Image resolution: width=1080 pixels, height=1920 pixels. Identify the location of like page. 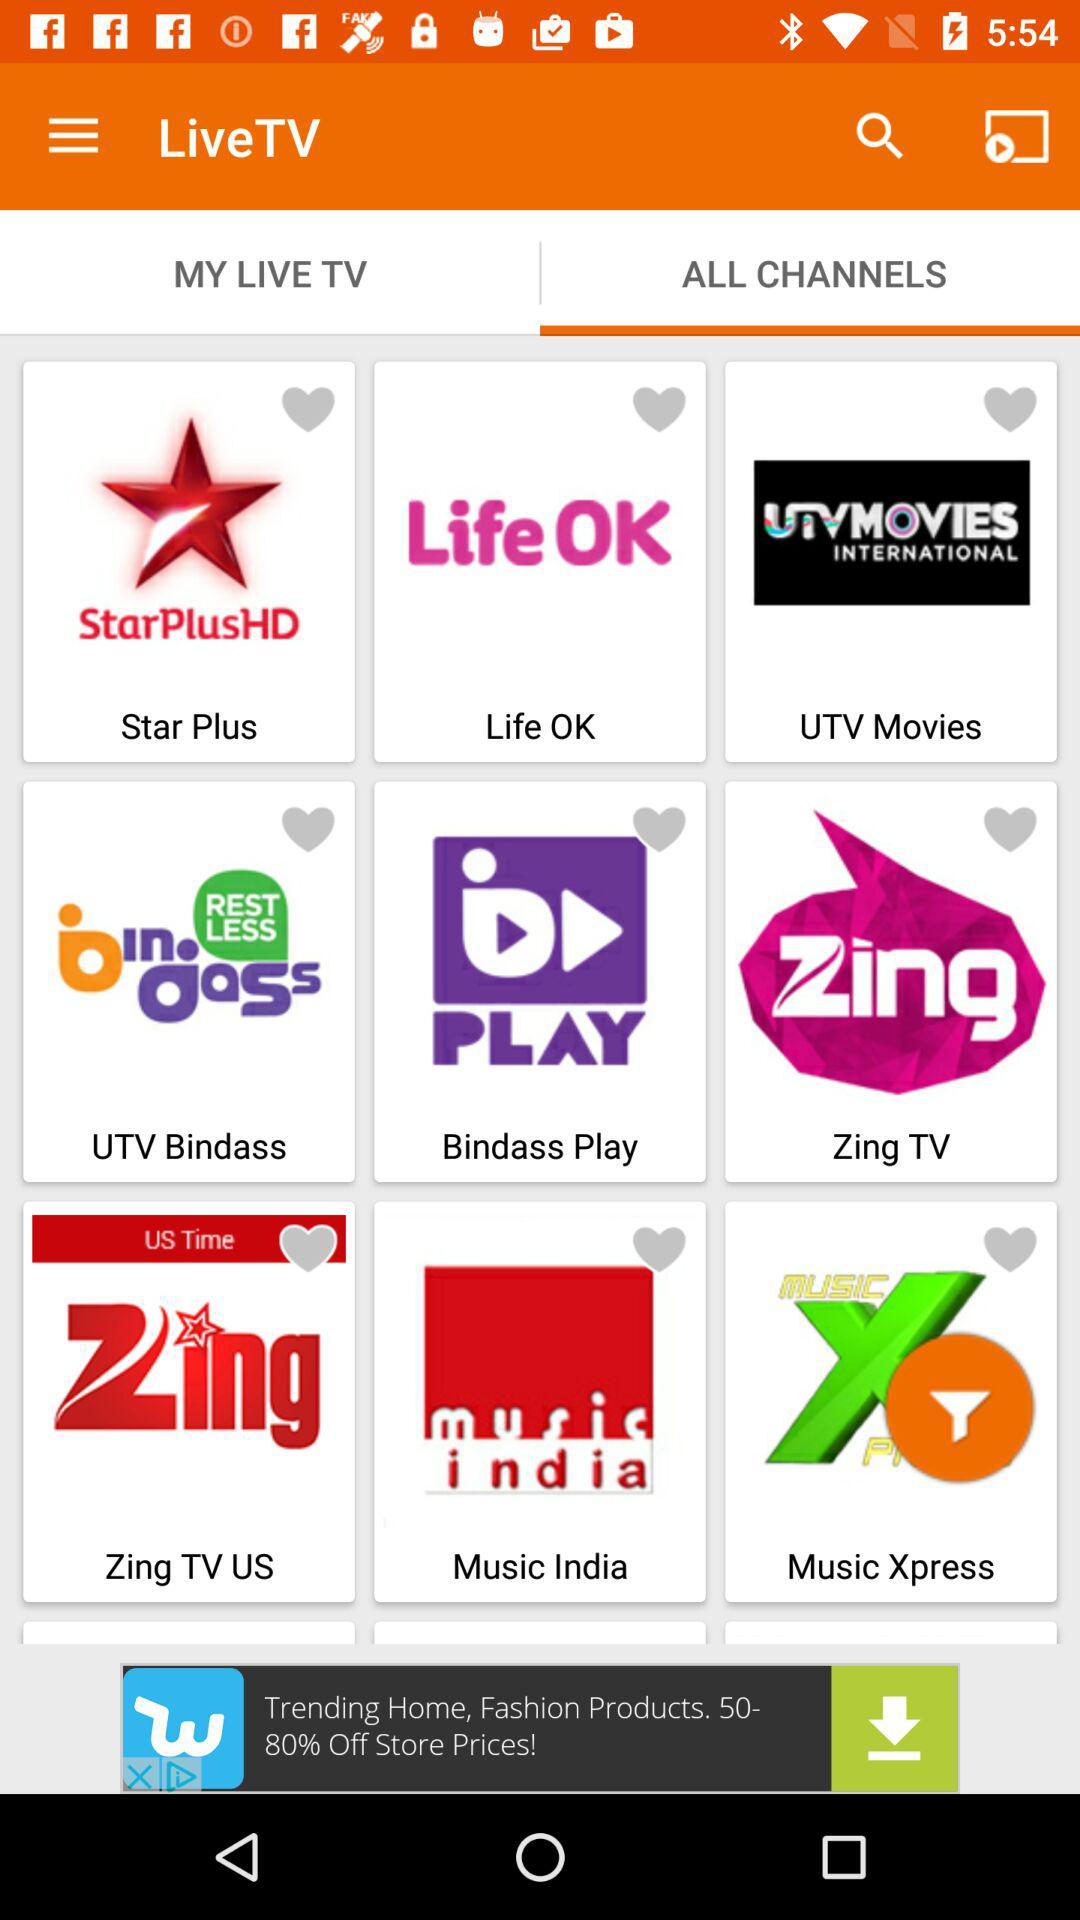
(1010, 1247).